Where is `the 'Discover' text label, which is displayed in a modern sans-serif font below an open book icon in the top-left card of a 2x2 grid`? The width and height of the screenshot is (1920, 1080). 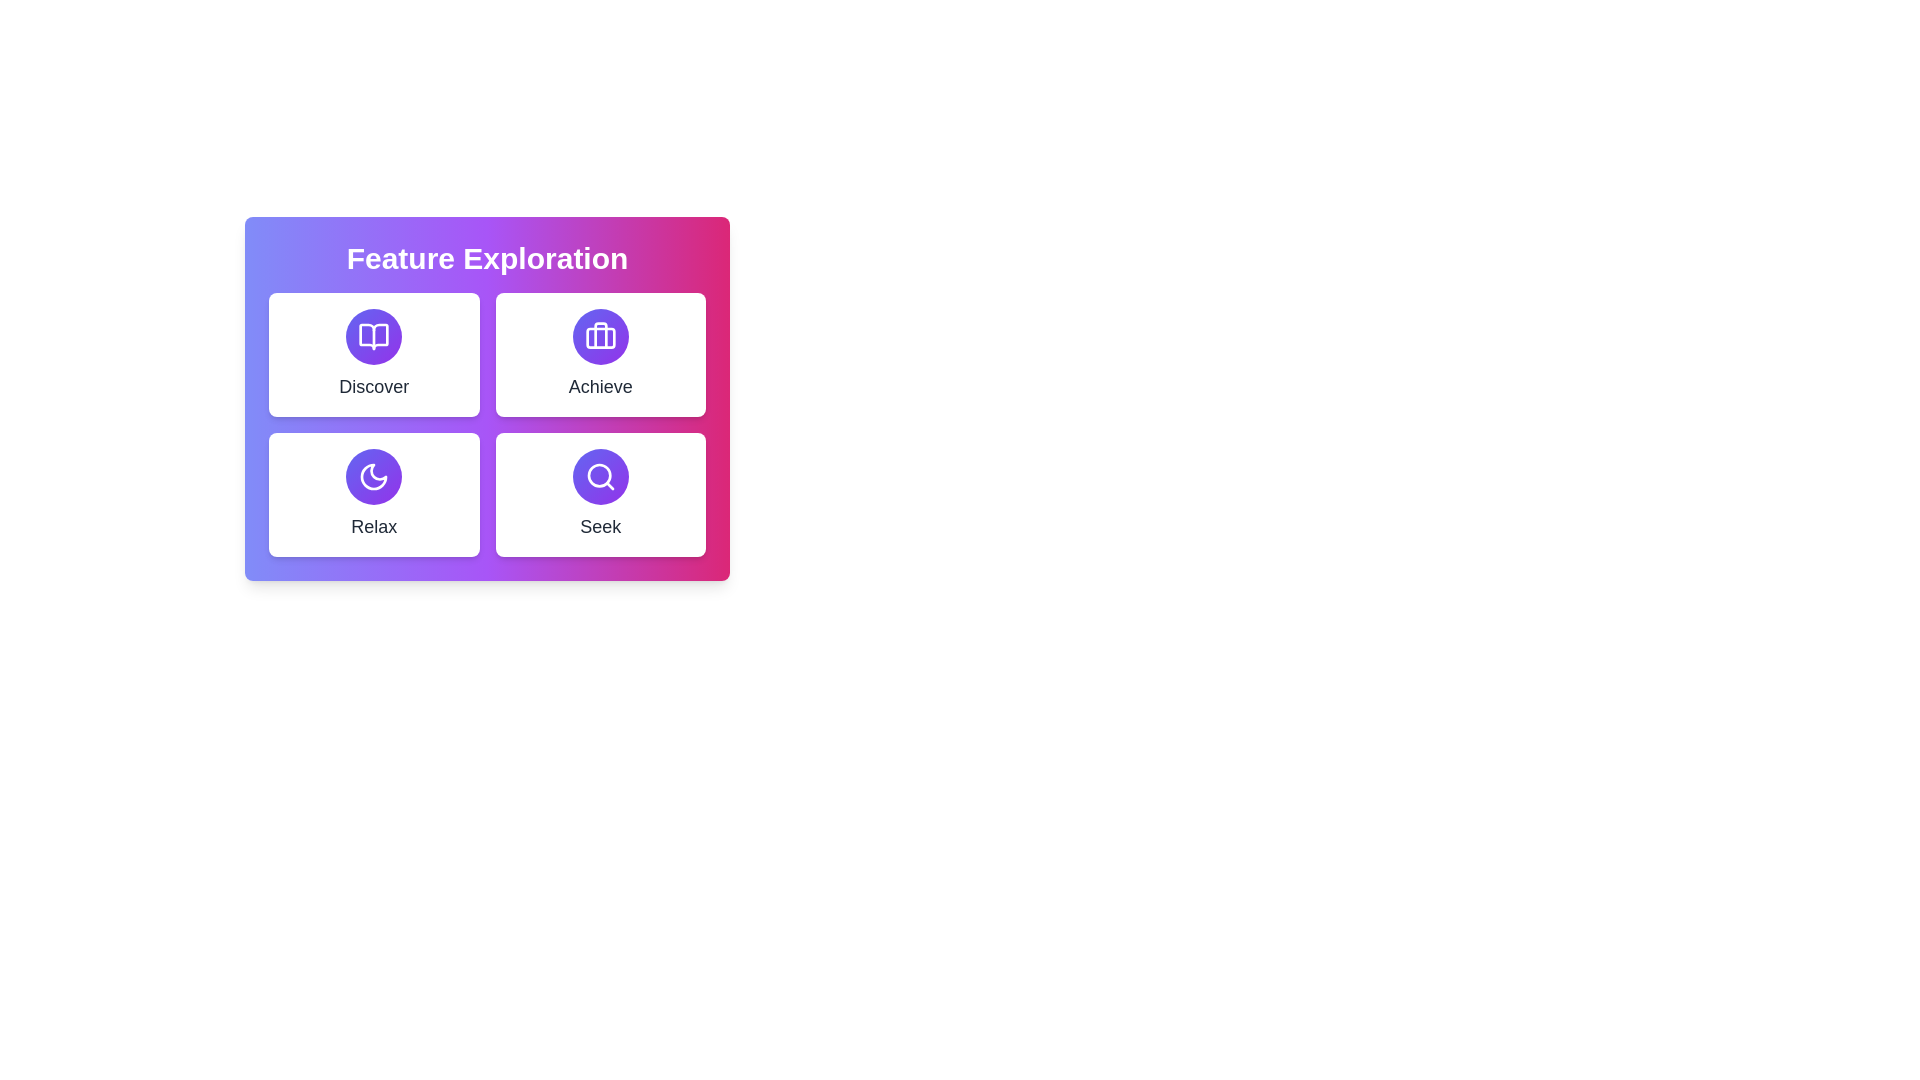 the 'Discover' text label, which is displayed in a modern sans-serif font below an open book icon in the top-left card of a 2x2 grid is located at coordinates (374, 386).